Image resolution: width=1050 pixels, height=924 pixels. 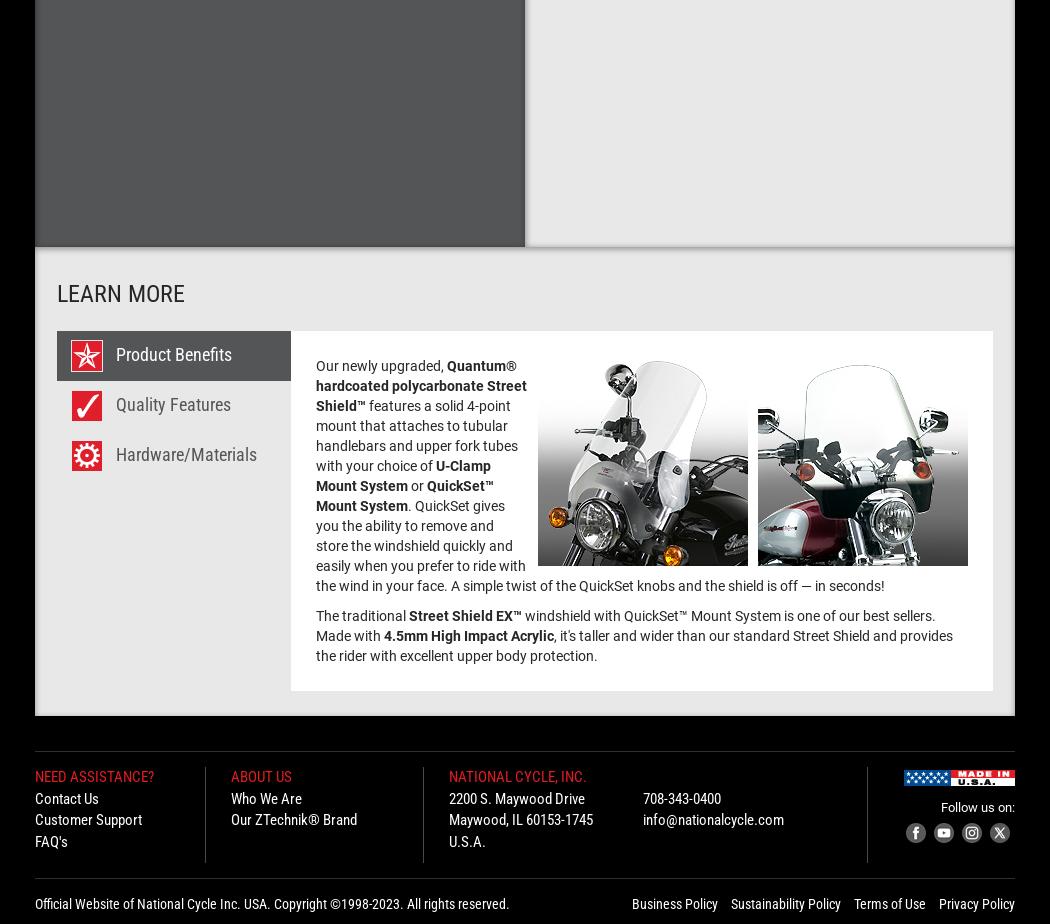 I want to click on 'Product Benefits', so click(x=173, y=353).